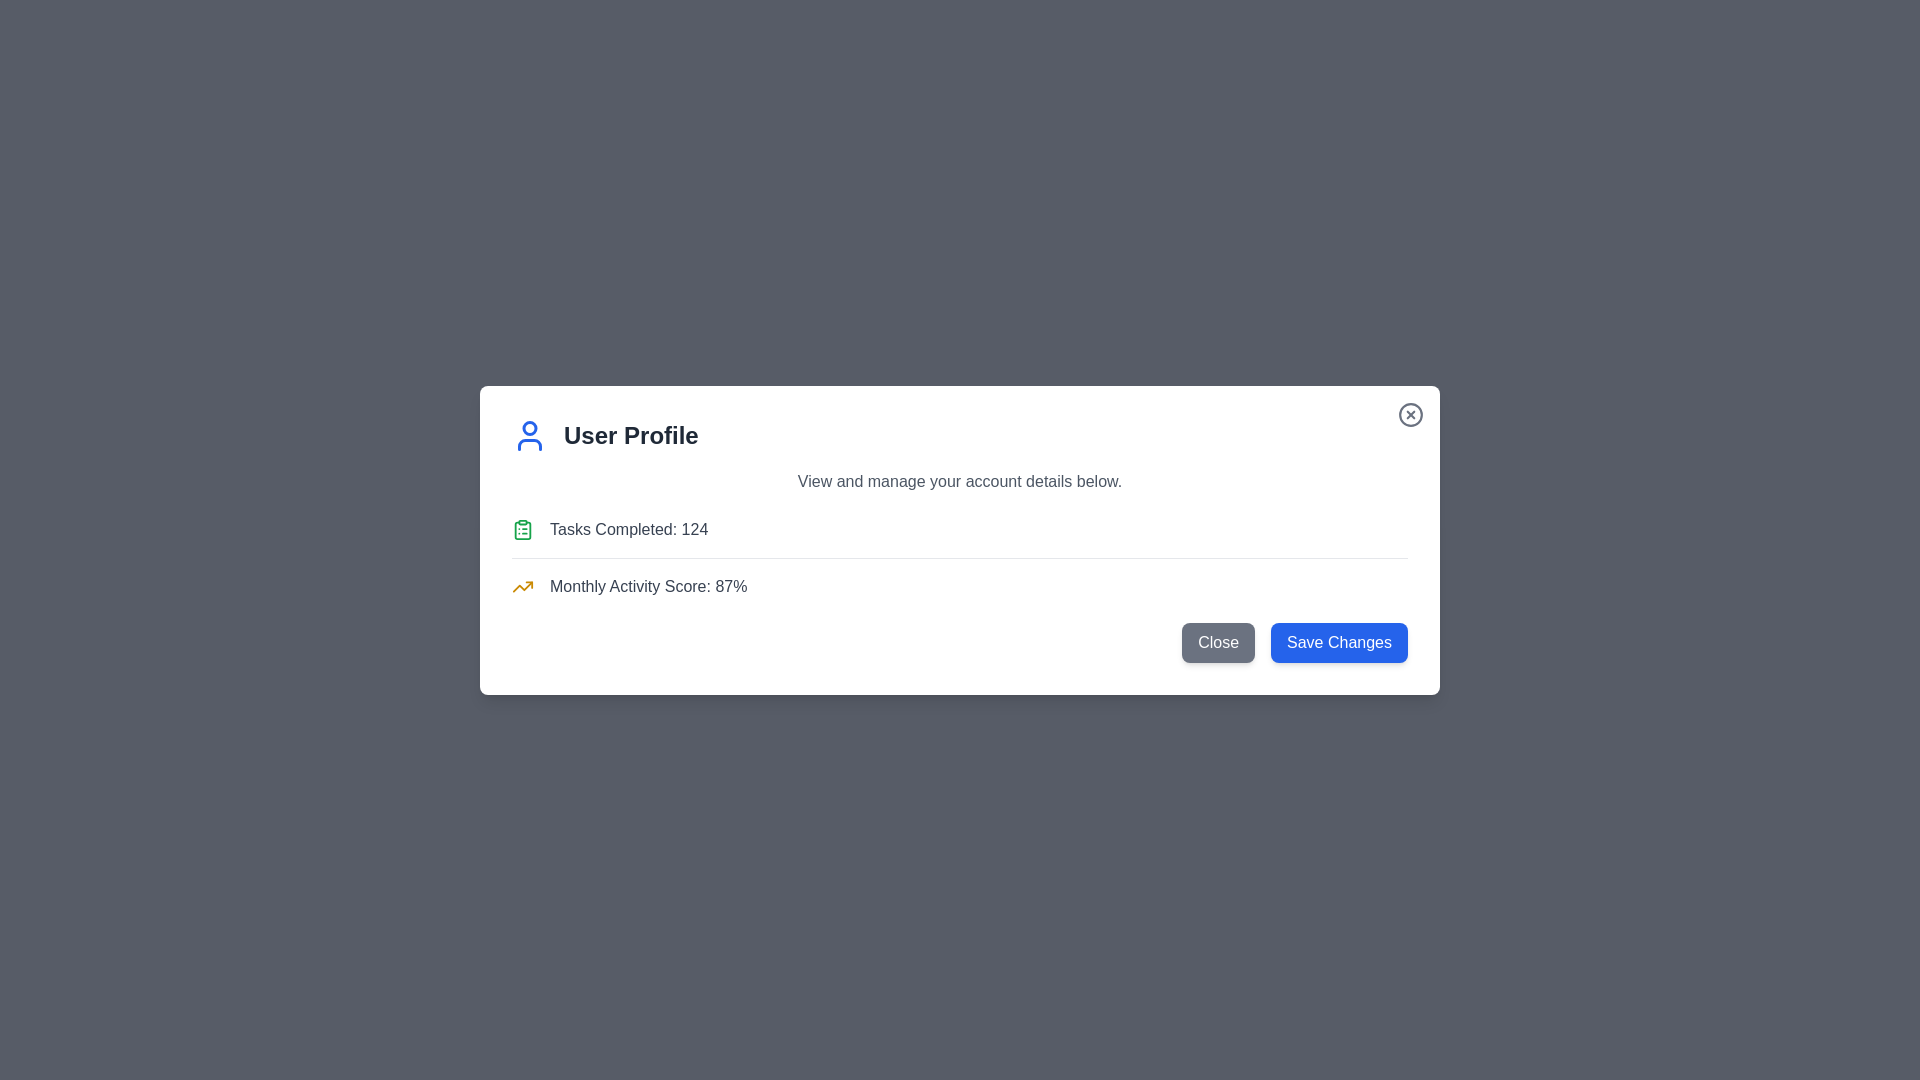 The height and width of the screenshot is (1080, 1920). Describe the element at coordinates (529, 434) in the screenshot. I see `the user profile icon, which is a decorative element located at the far left of the row containing the 'User Profile' text label` at that location.